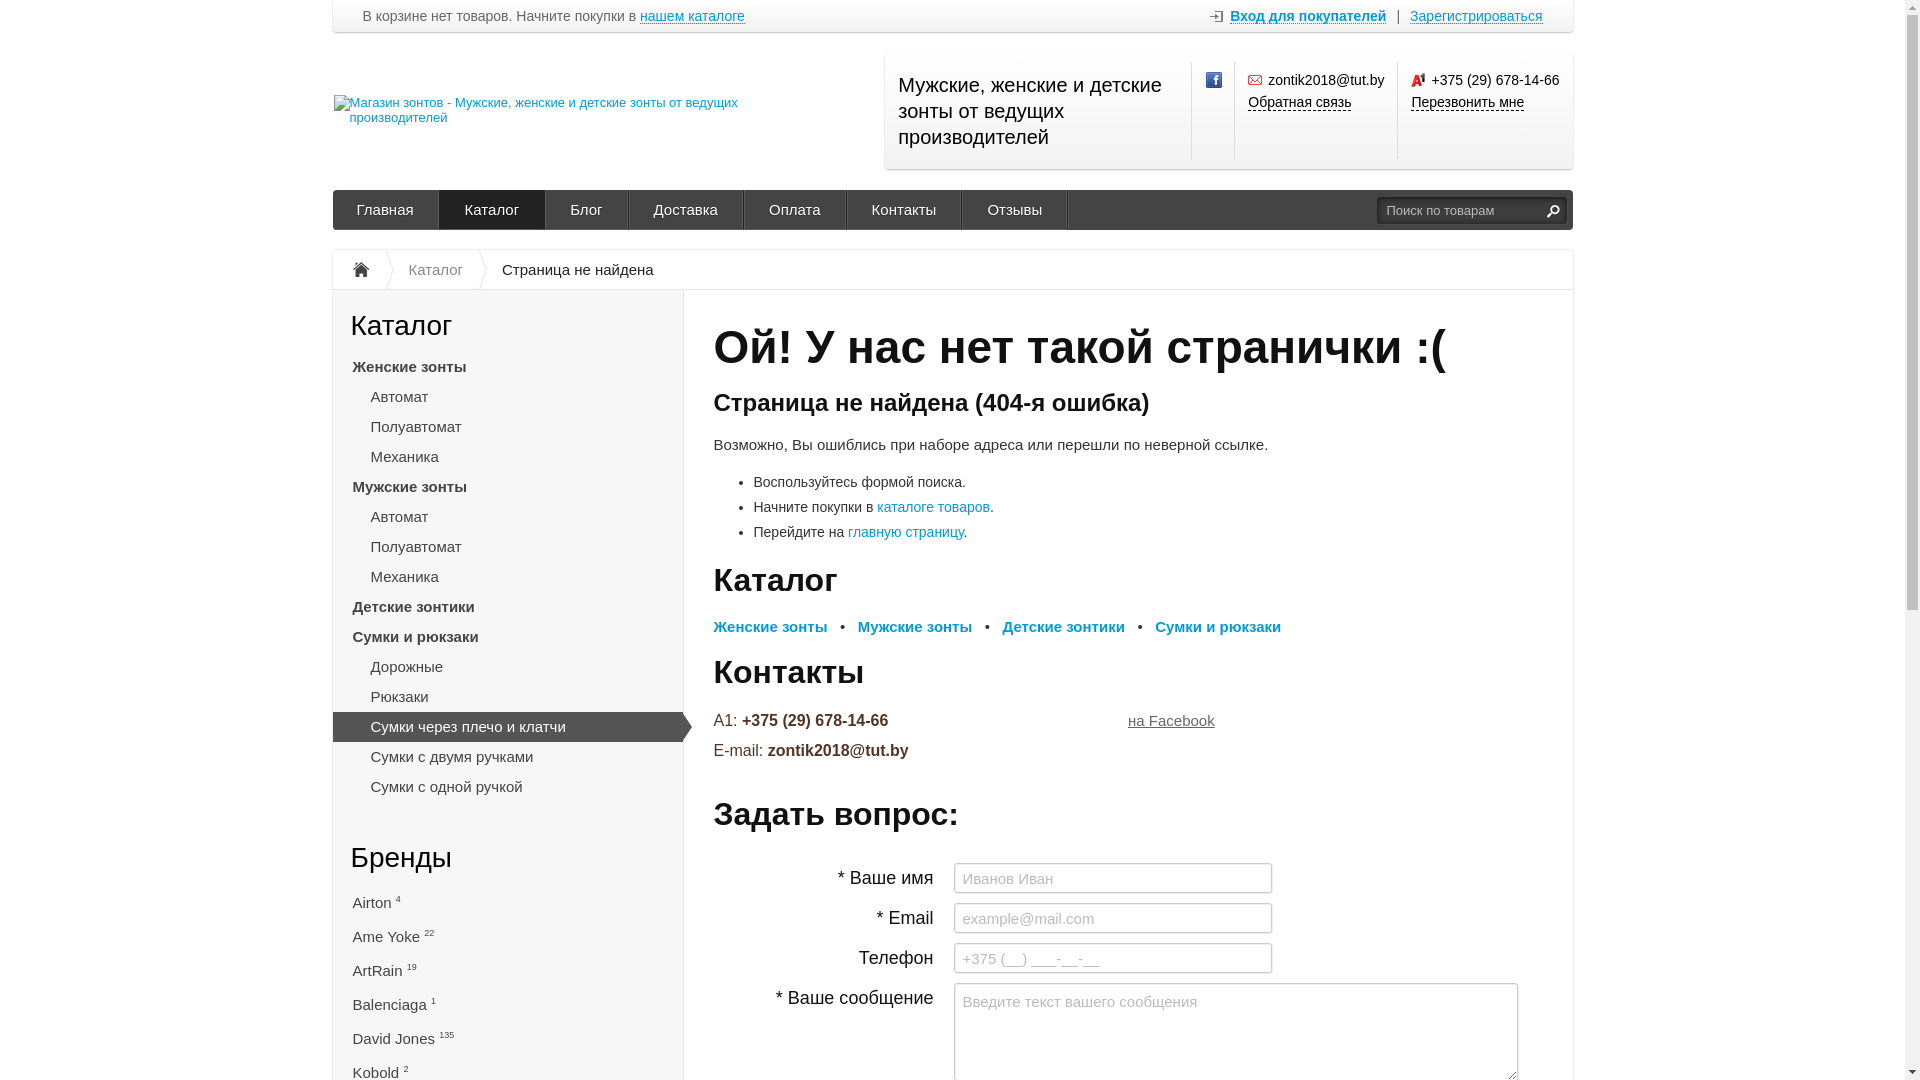 Image resolution: width=1920 pixels, height=1080 pixels. I want to click on 'Balenciaga 1', so click(507, 1002).